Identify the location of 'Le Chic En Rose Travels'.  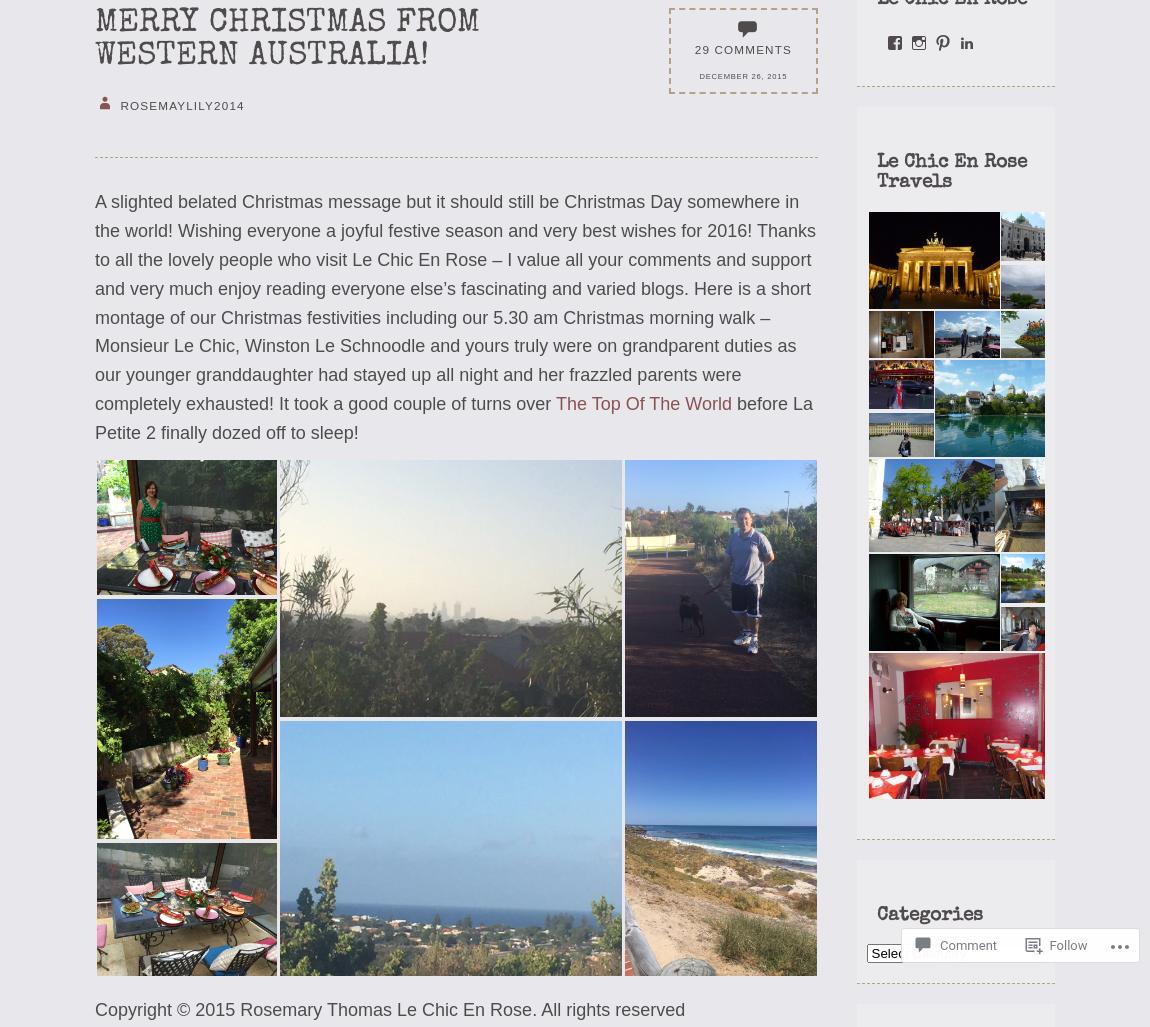
(951, 171).